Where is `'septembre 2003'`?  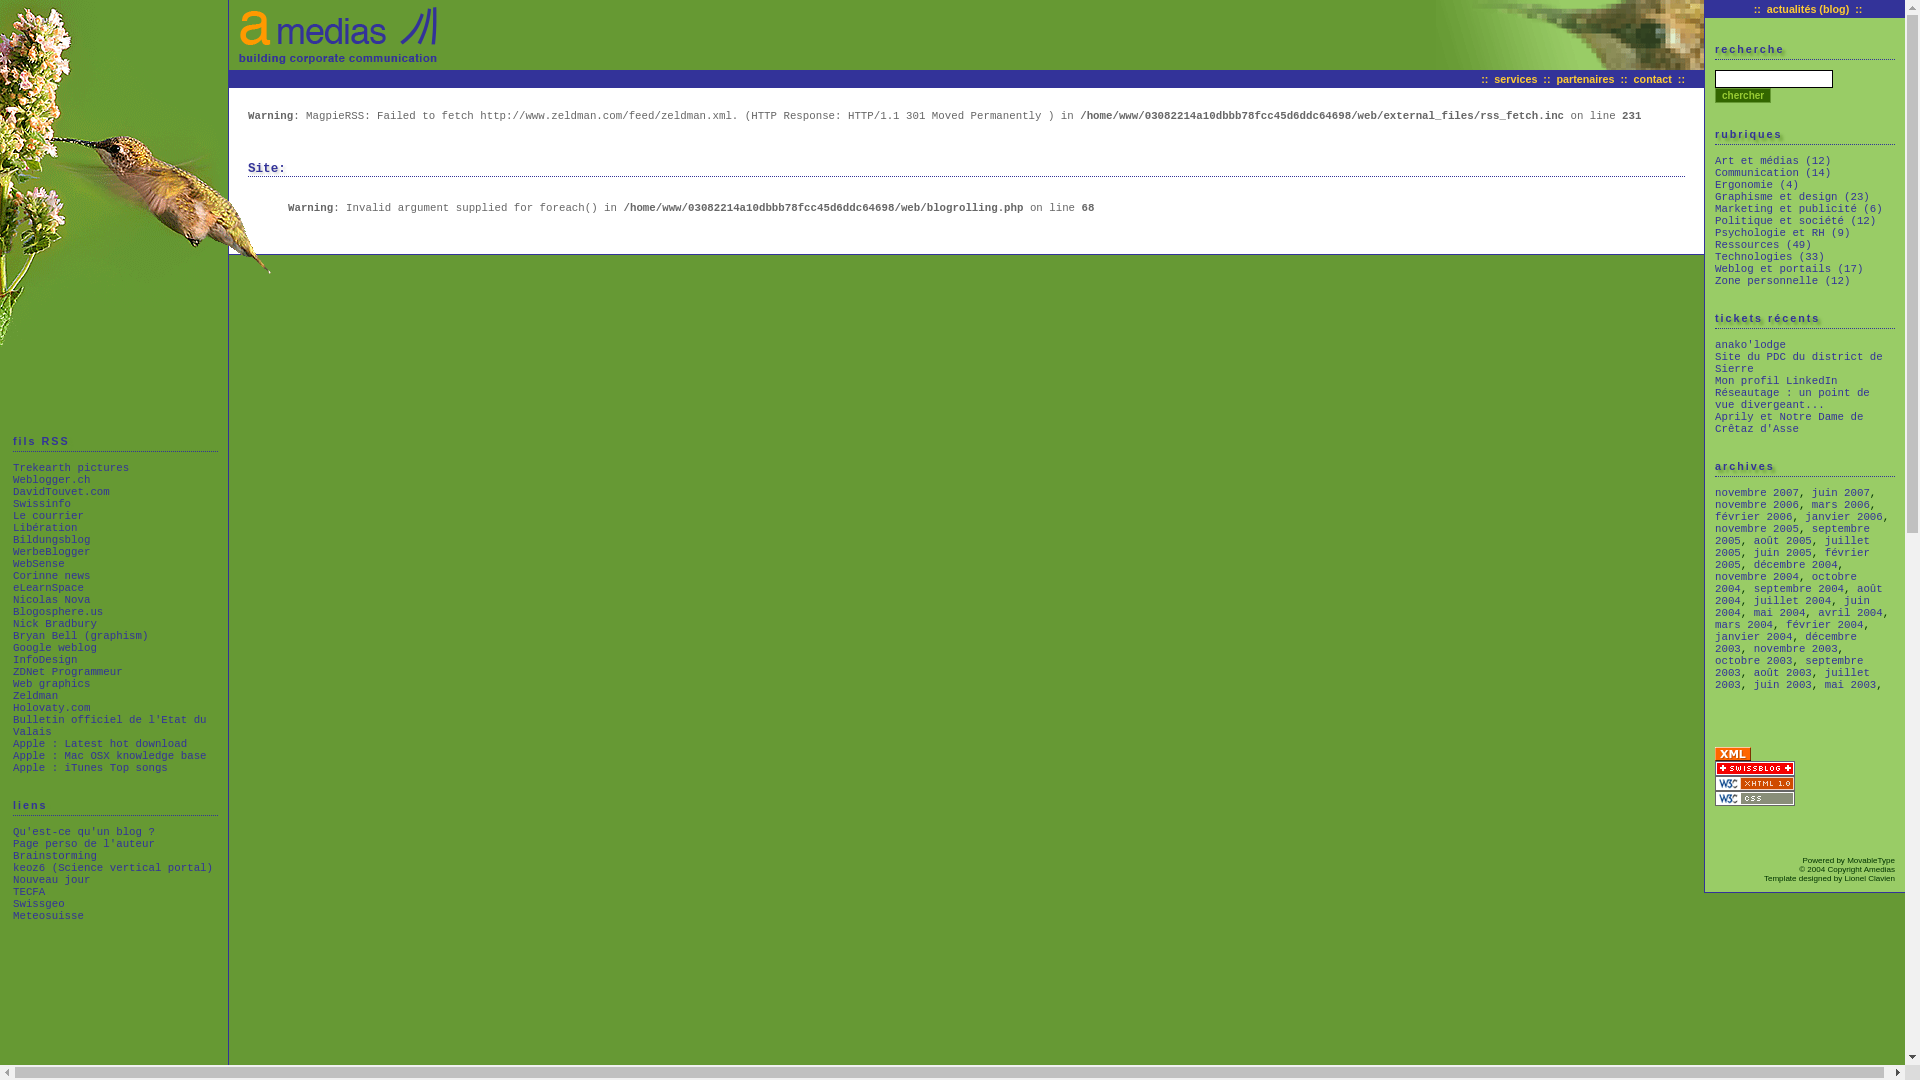 'septembre 2003' is located at coordinates (1713, 667).